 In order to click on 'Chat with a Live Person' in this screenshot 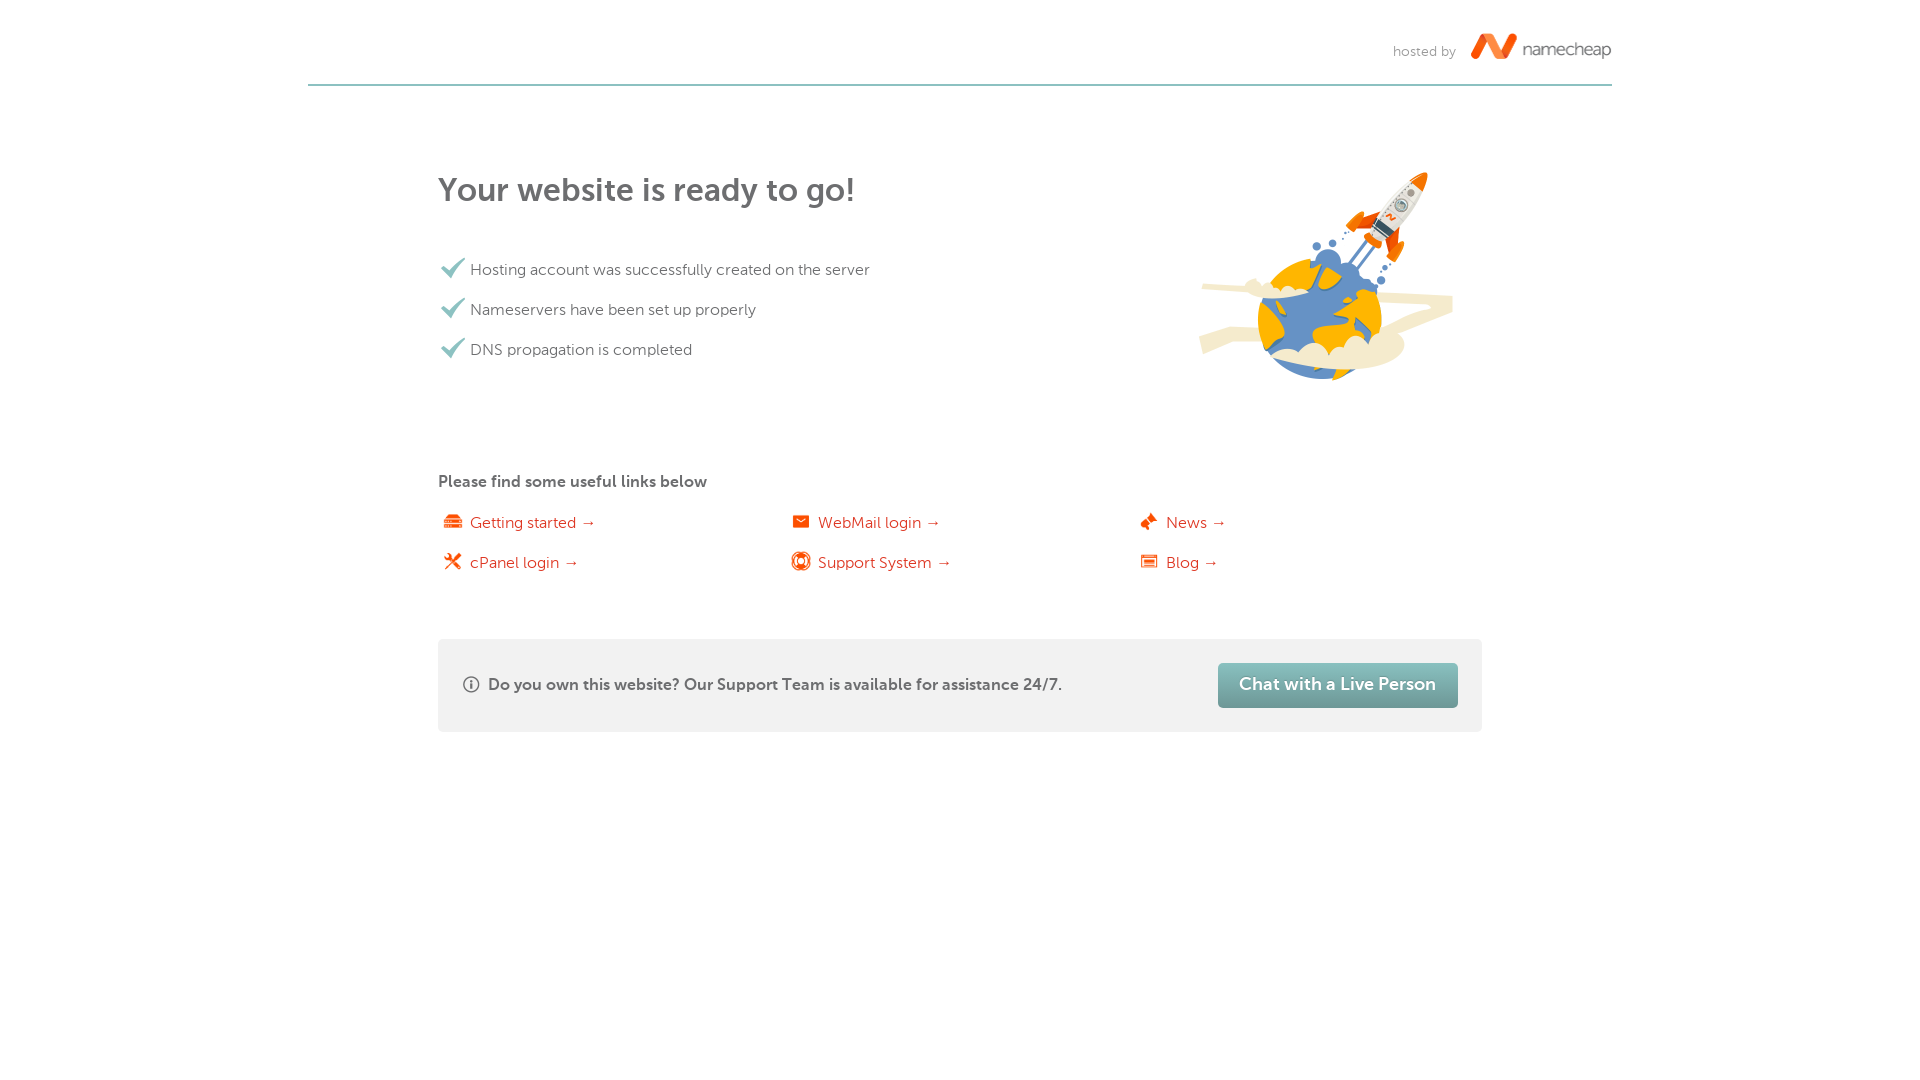, I will do `click(1338, 684)`.